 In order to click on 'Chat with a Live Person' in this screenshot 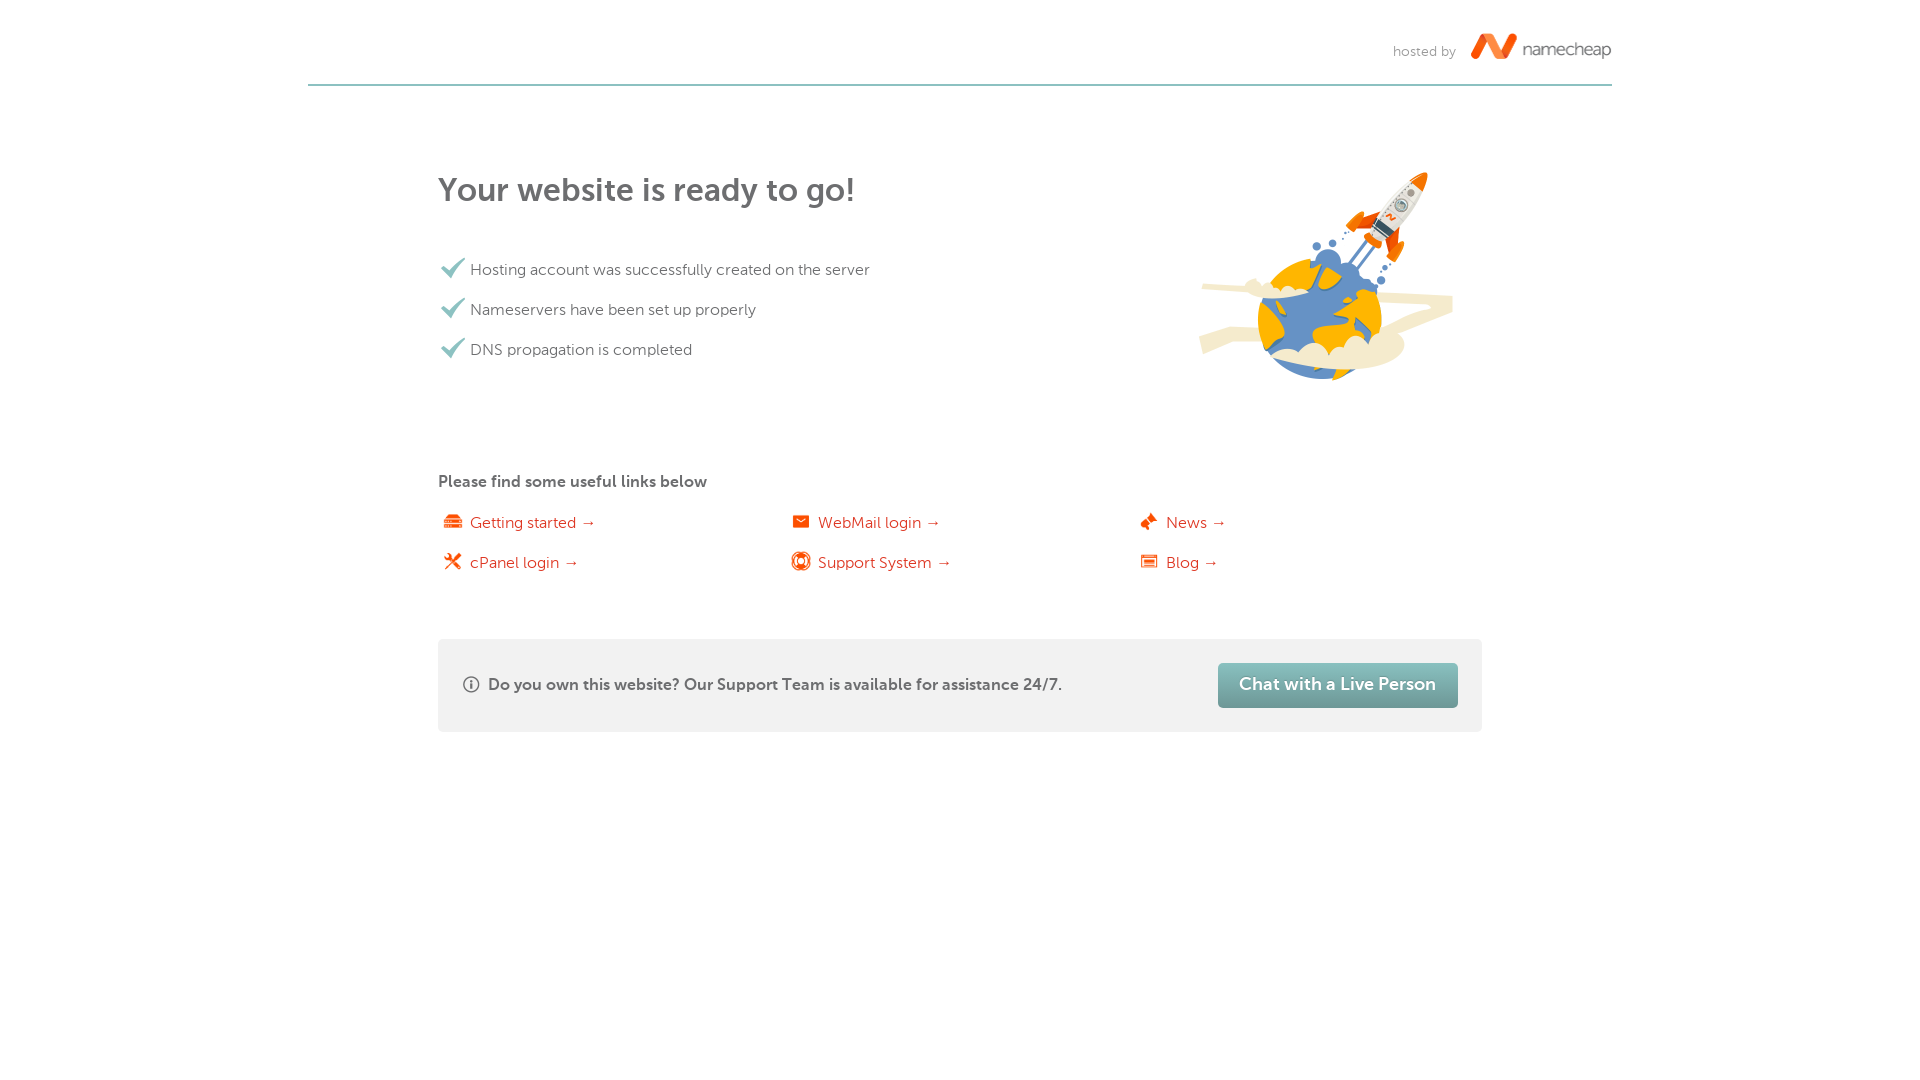, I will do `click(1338, 684)`.